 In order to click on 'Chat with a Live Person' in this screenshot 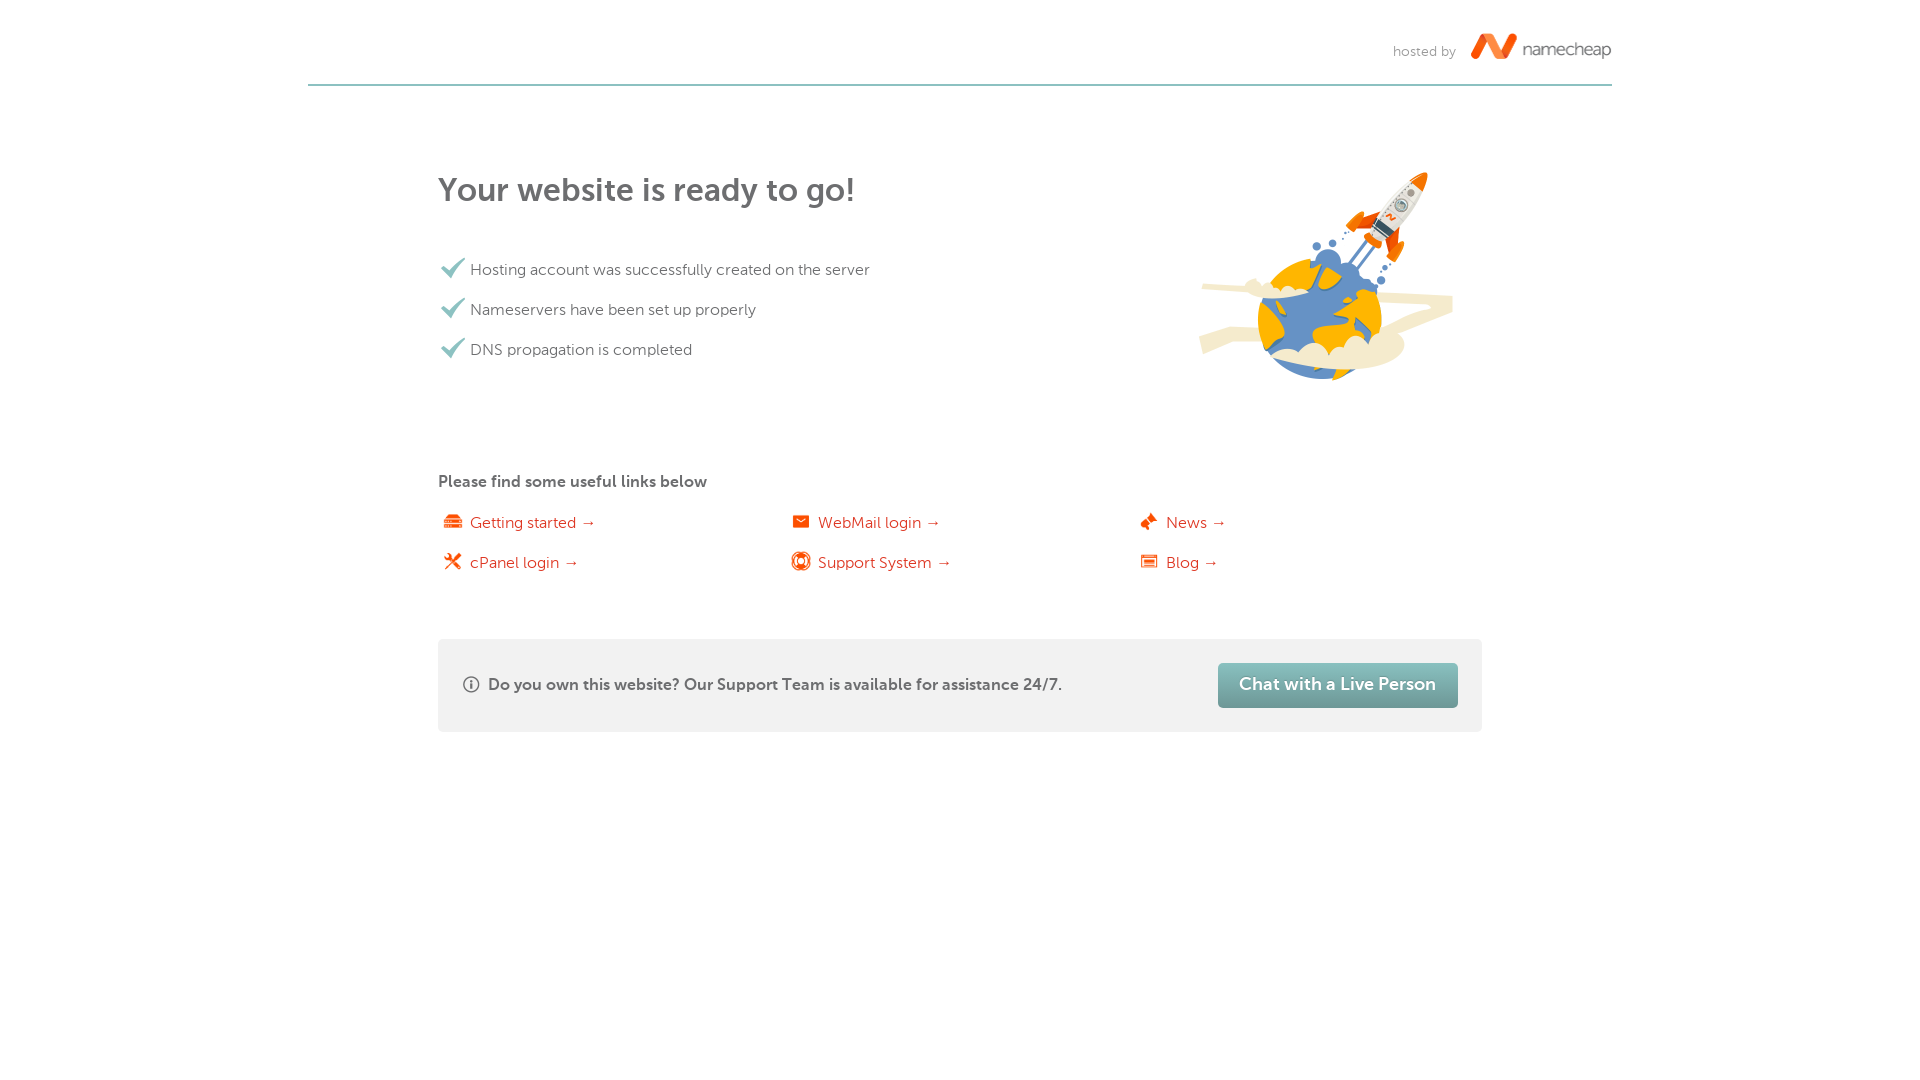, I will do `click(1338, 684)`.